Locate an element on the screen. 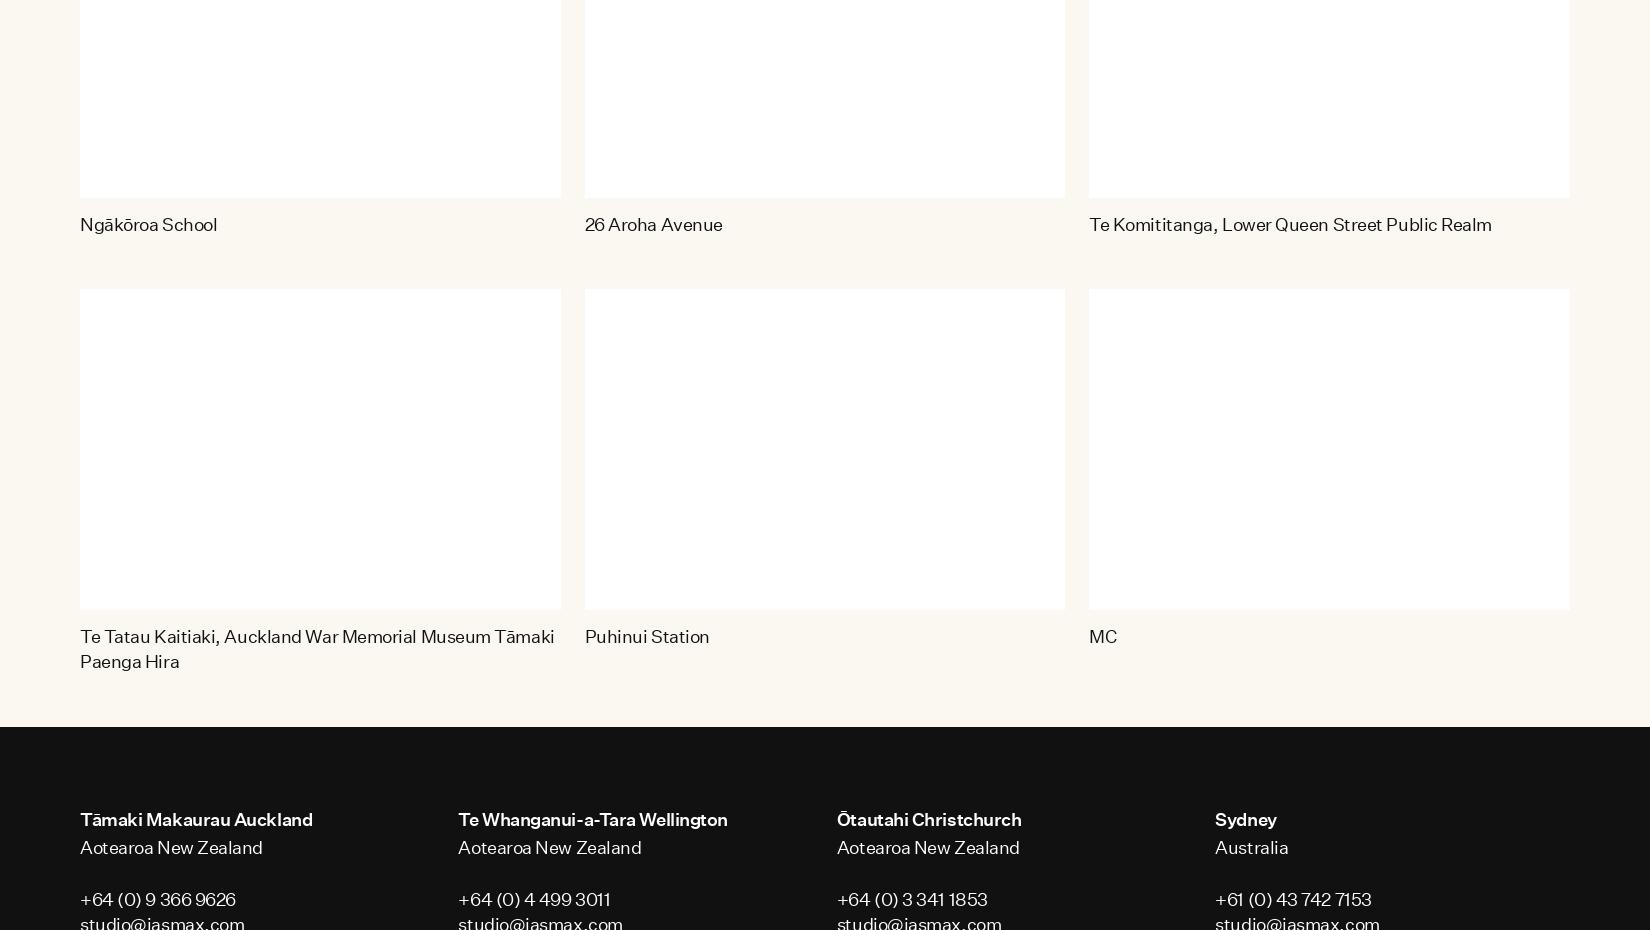 Image resolution: width=1650 pixels, height=930 pixels. 'Ngākōroa School' is located at coordinates (148, 222).